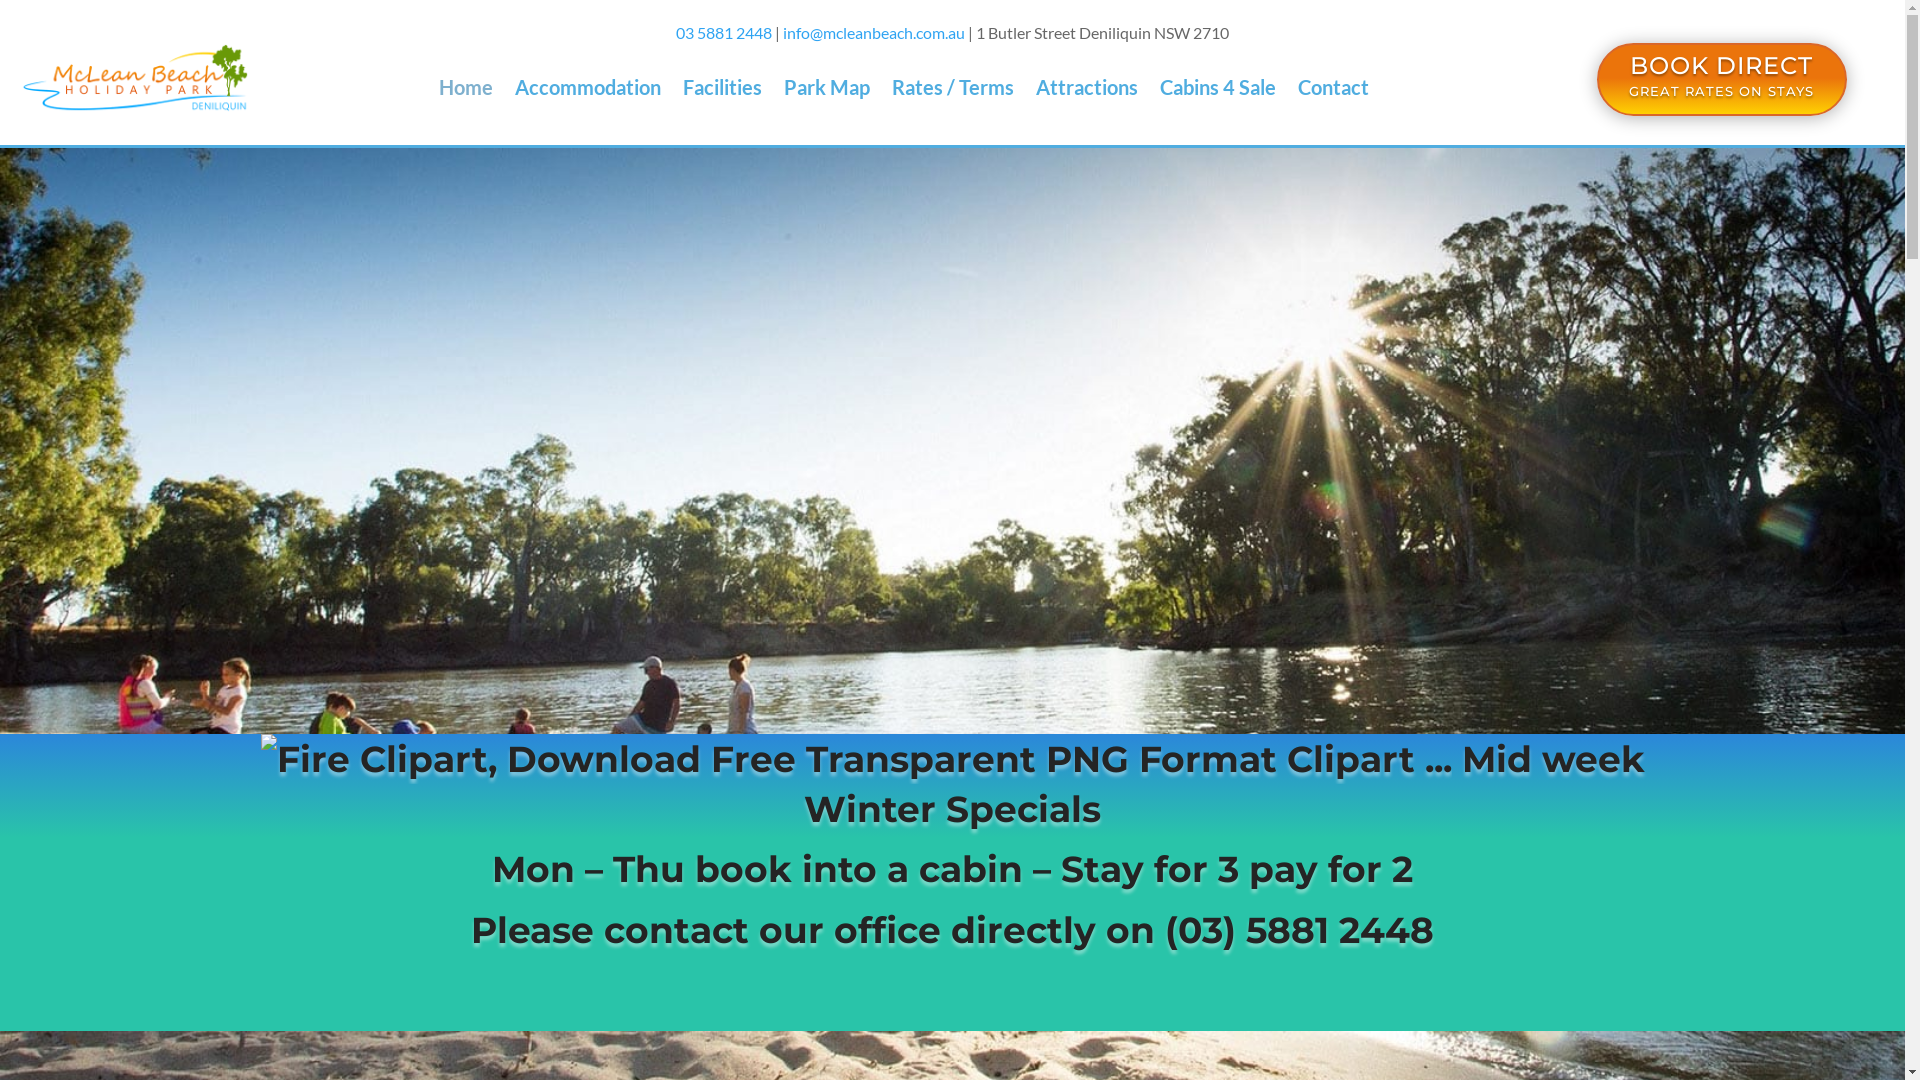  I want to click on 'GREAT RATES ON STAYS', so click(1720, 91).